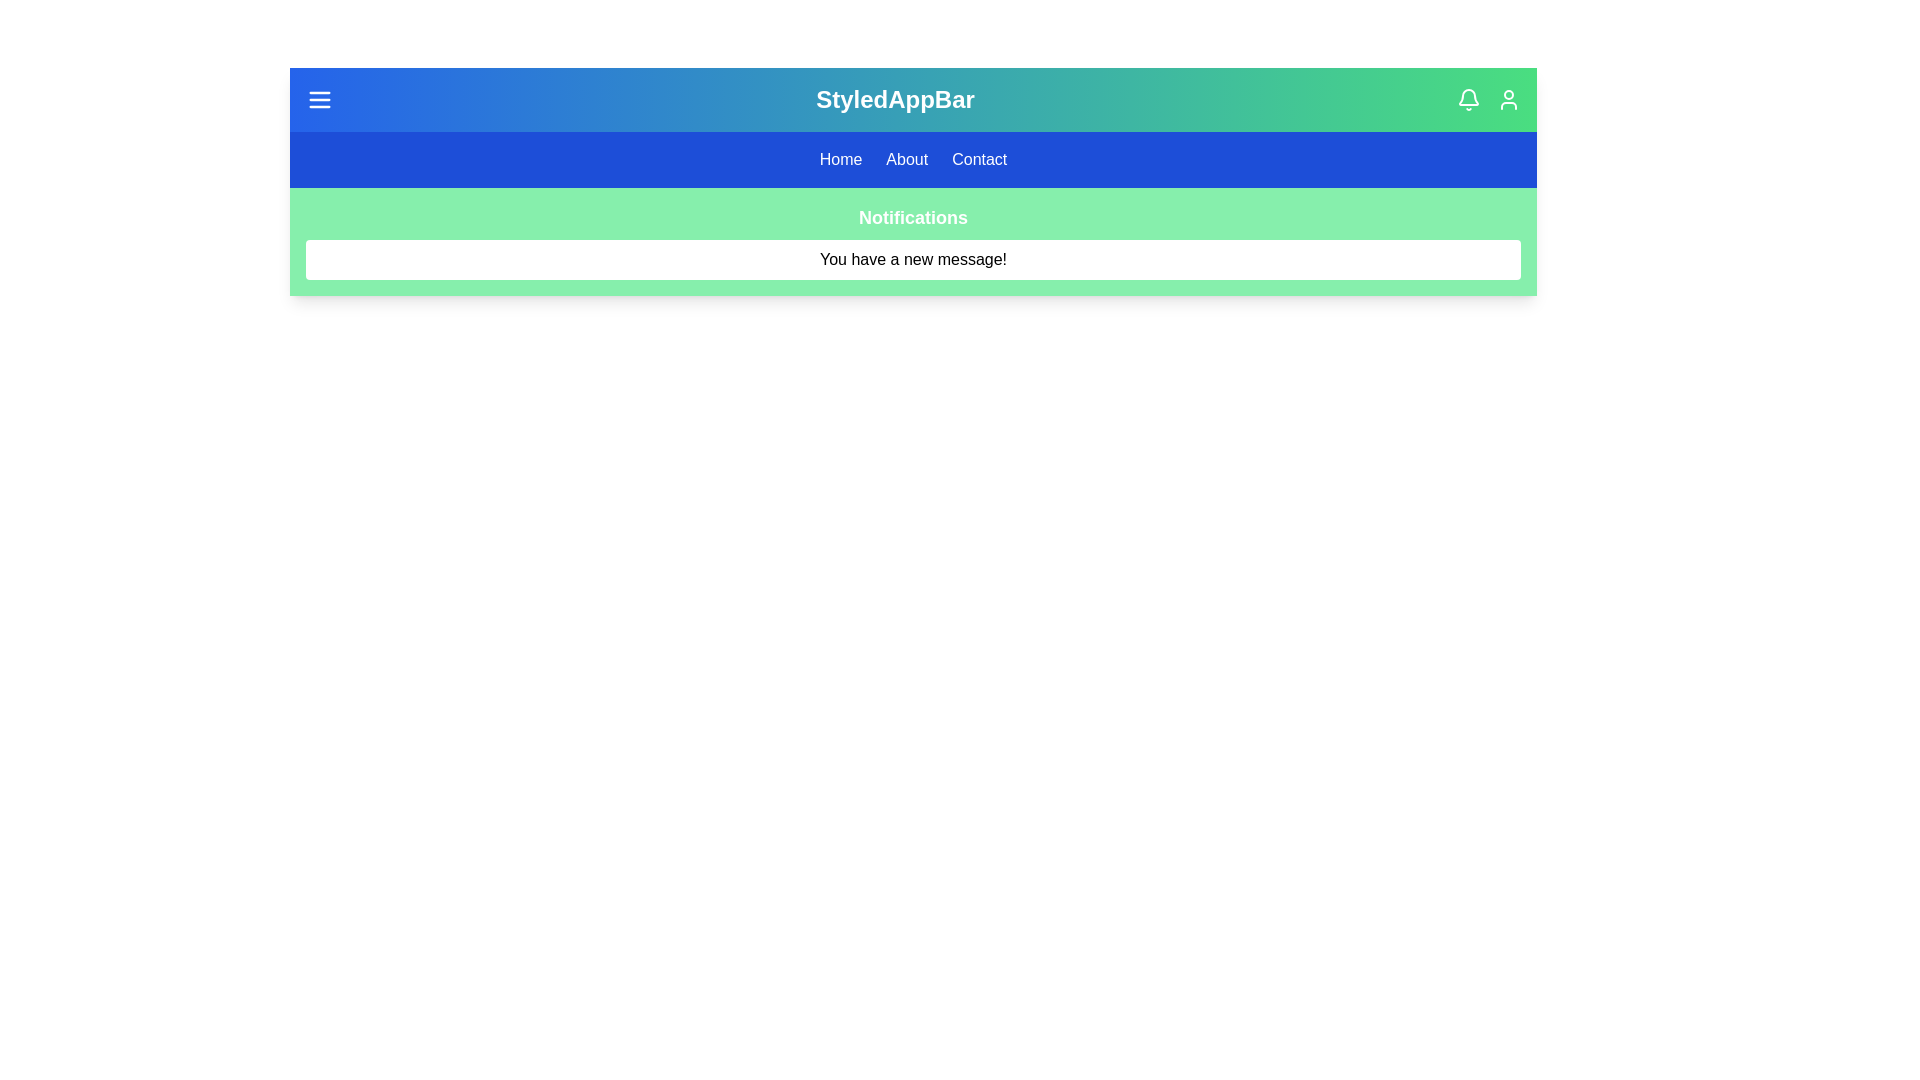  Describe the element at coordinates (1468, 100) in the screenshot. I see `the notification icon located` at that location.